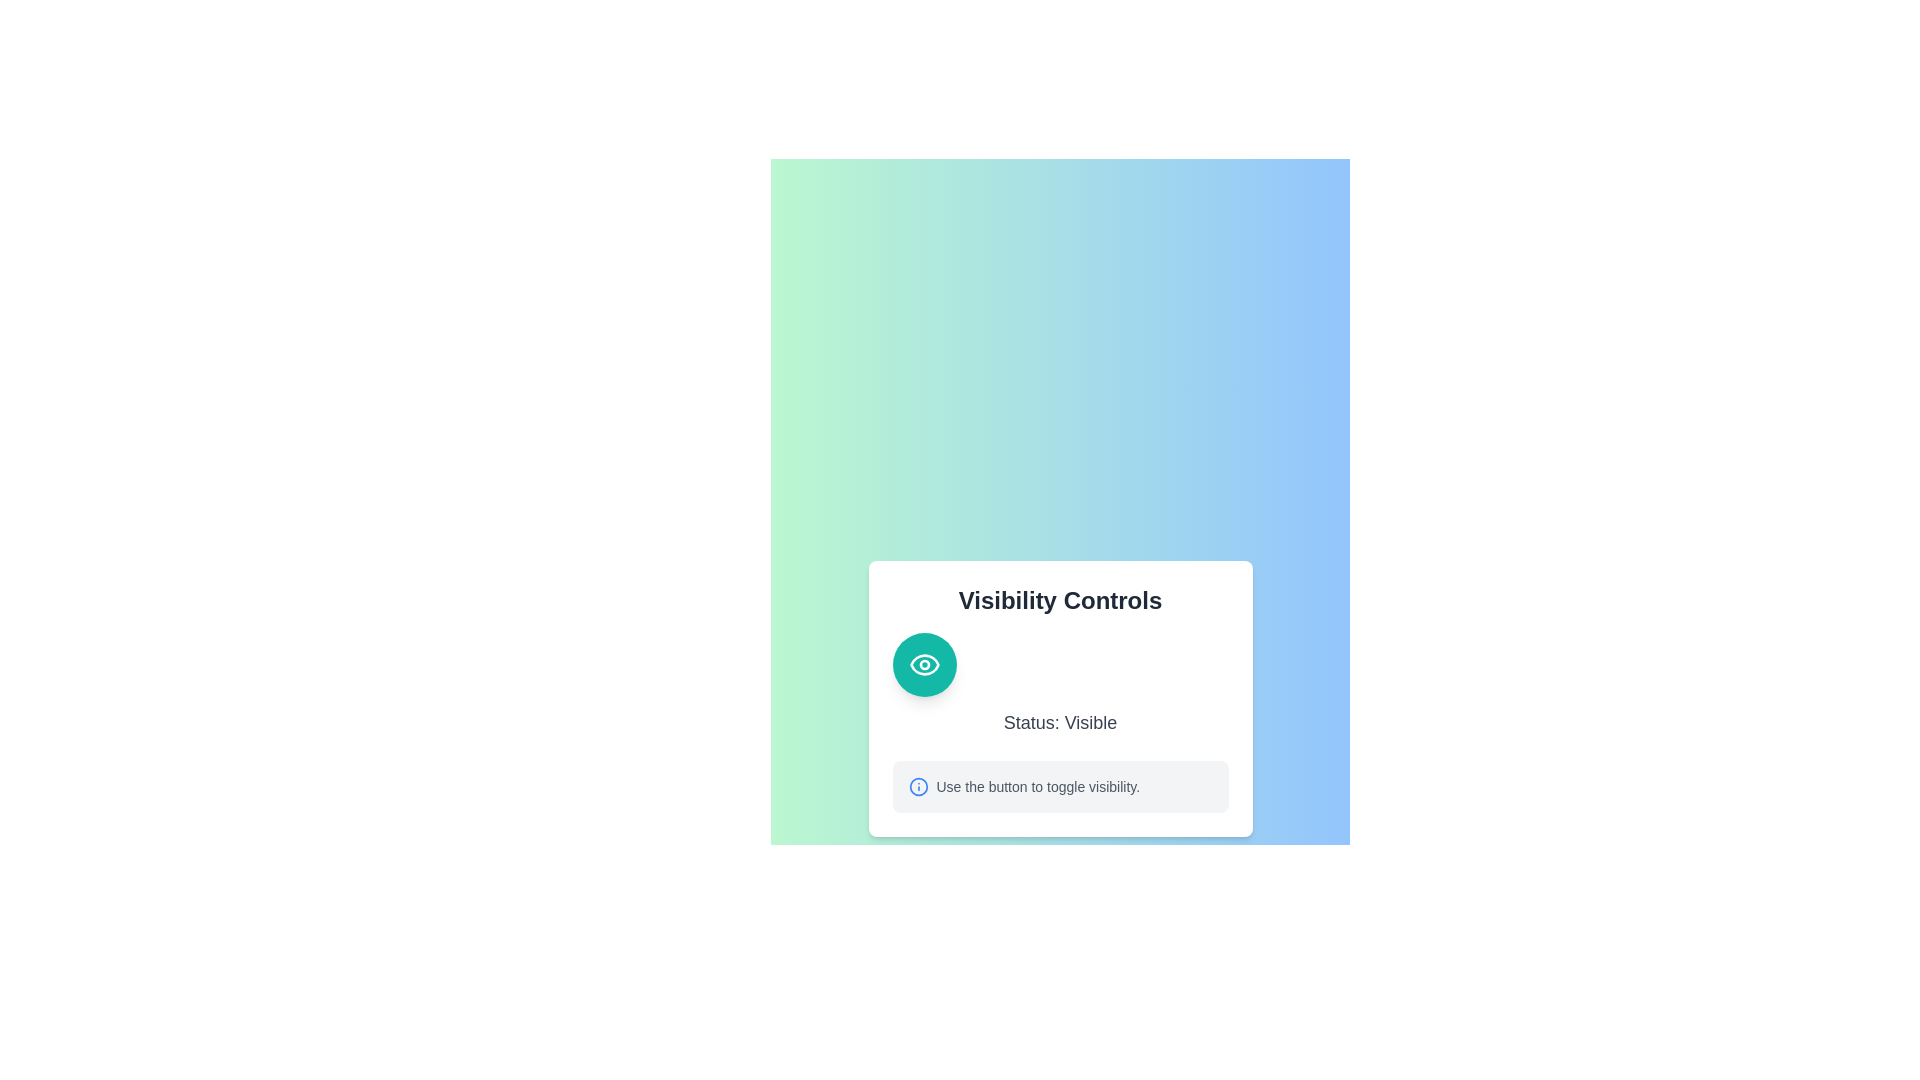 This screenshot has height=1080, width=1920. Describe the element at coordinates (923, 664) in the screenshot. I see `the toggle button to change the visibility state` at that location.